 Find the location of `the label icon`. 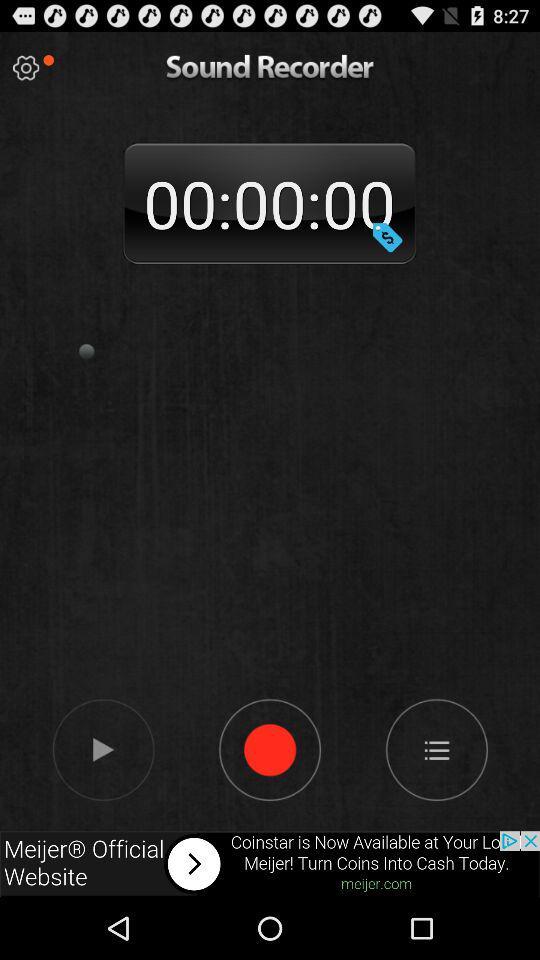

the label icon is located at coordinates (387, 253).